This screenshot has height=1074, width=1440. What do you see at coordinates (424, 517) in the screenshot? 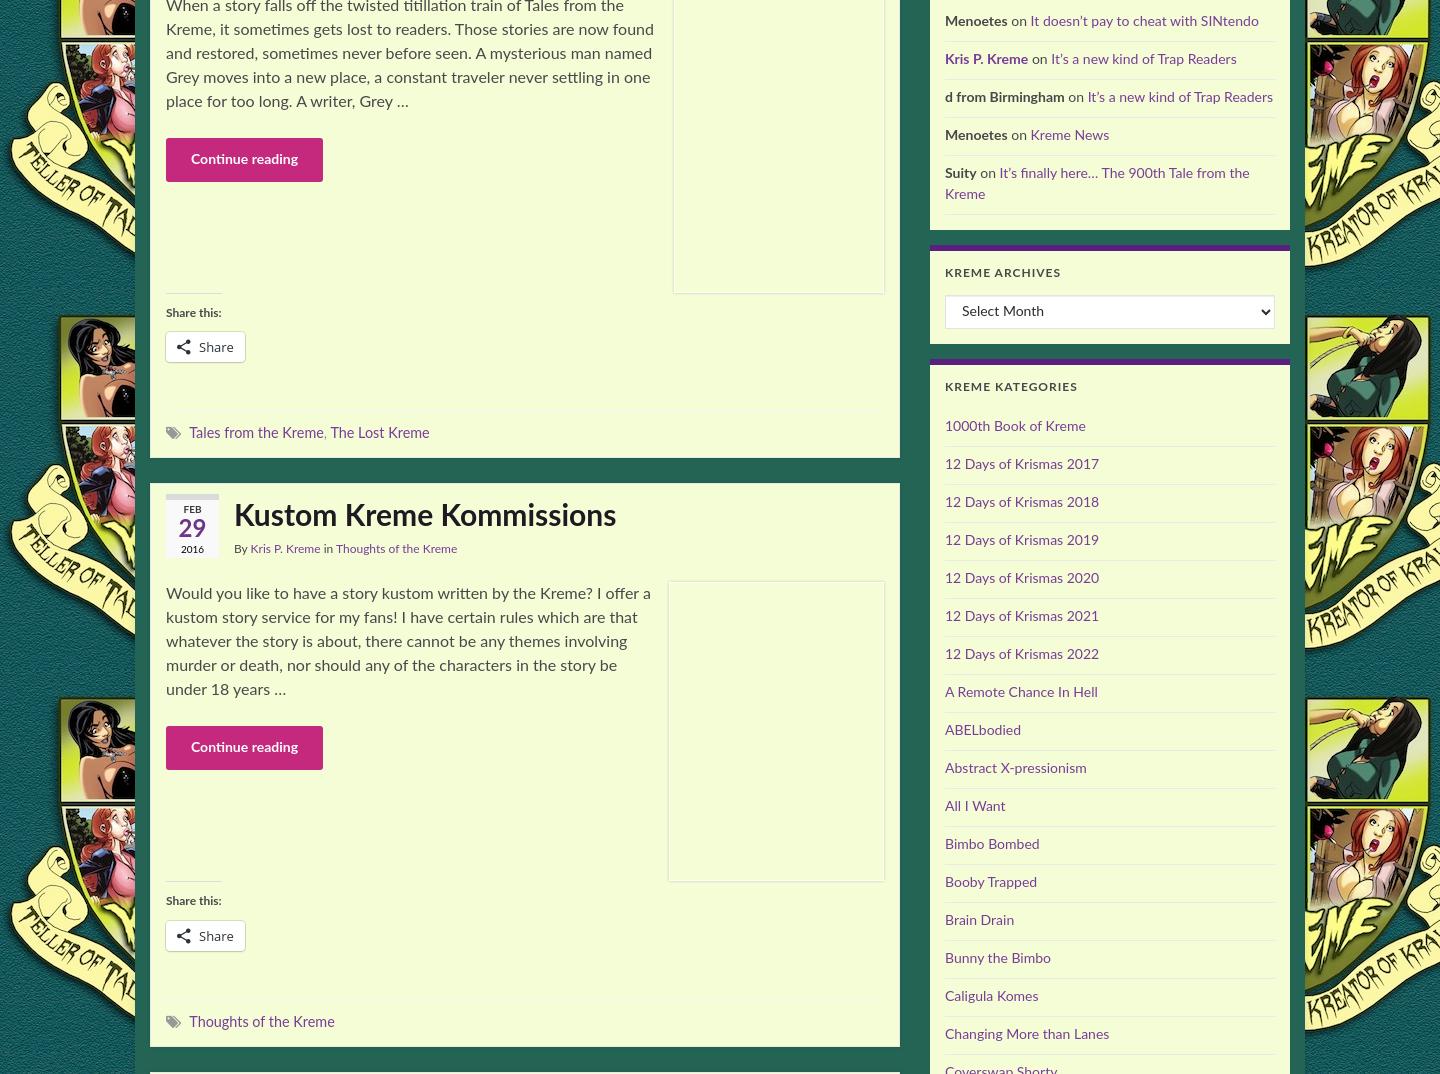
I see `'Kustom Kreme Kommissions'` at bounding box center [424, 517].